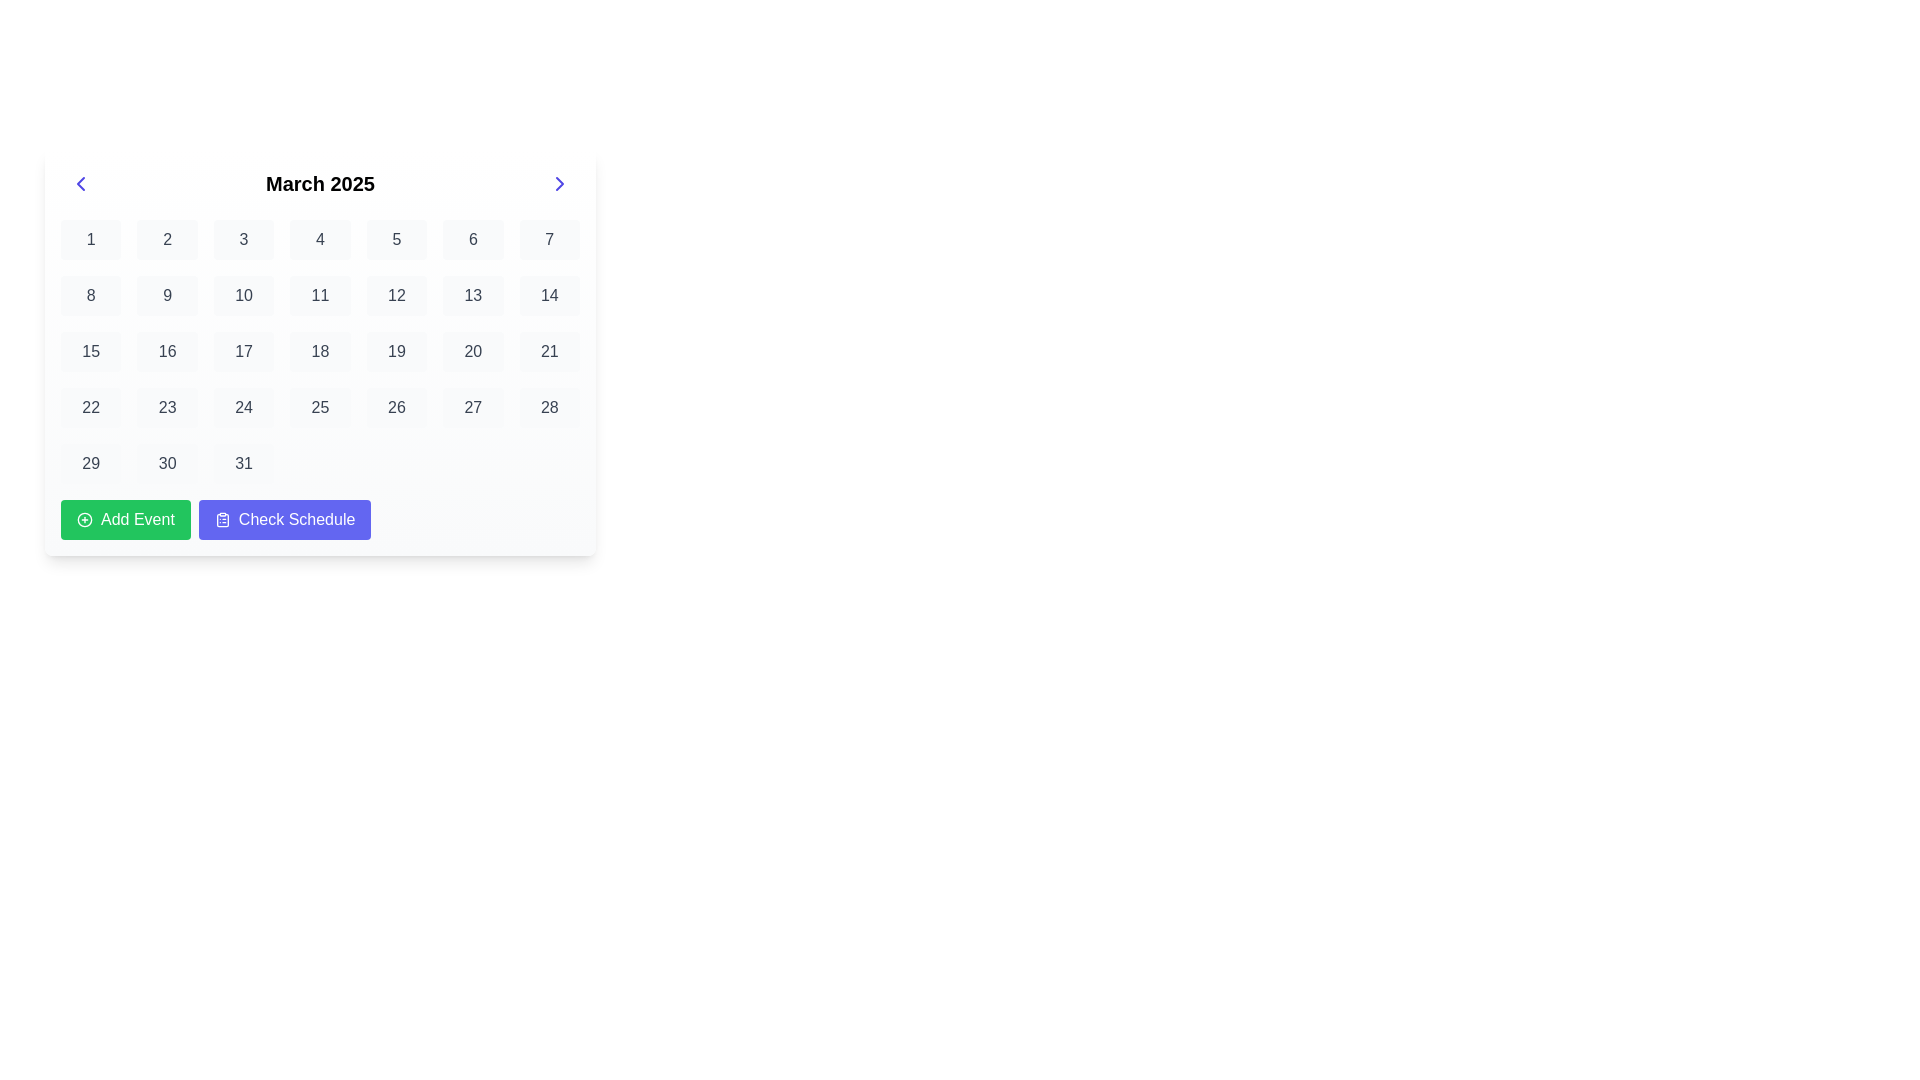 This screenshot has height=1080, width=1920. I want to click on the small, rightward-pointing arrow icon located near the upper-right corner of the calendar interface, associated with the text 'March 2025', so click(560, 184).